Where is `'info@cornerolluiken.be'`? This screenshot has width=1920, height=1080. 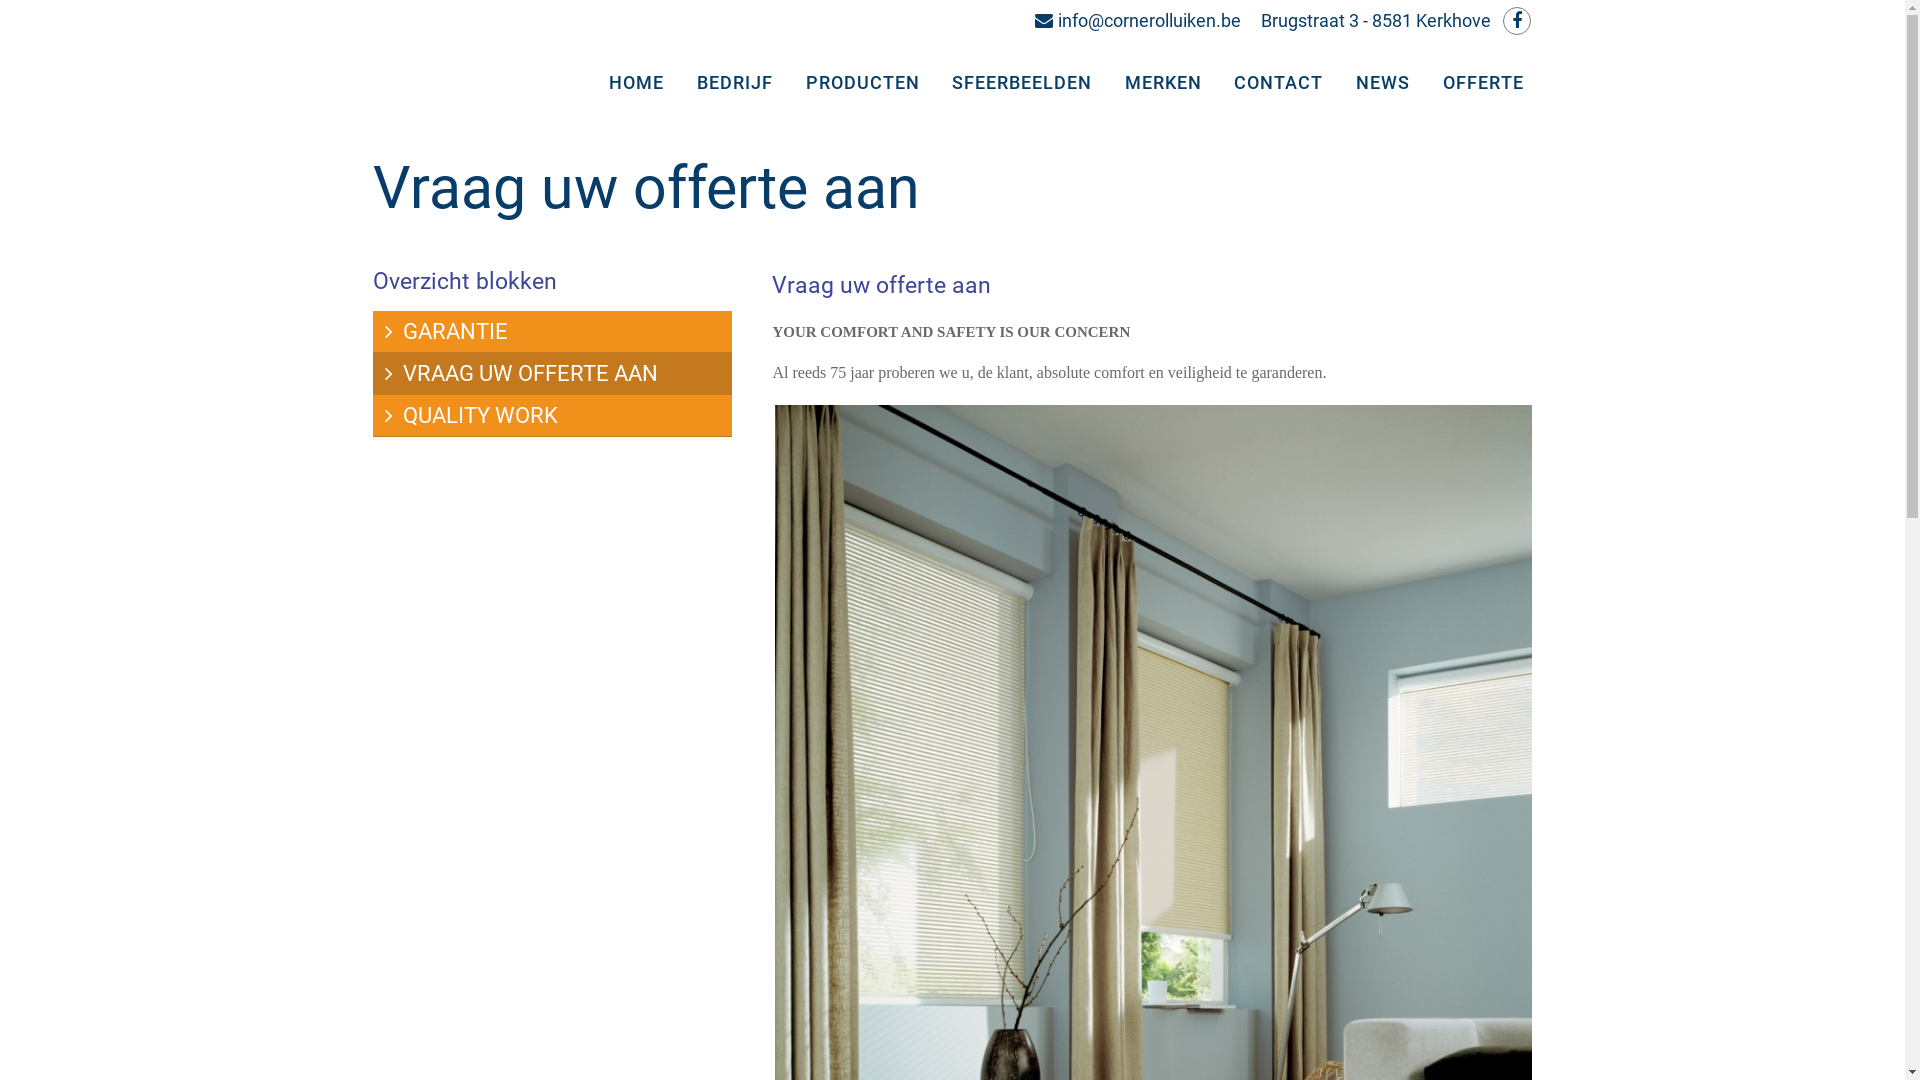
'info@cornerolluiken.be' is located at coordinates (1033, 20).